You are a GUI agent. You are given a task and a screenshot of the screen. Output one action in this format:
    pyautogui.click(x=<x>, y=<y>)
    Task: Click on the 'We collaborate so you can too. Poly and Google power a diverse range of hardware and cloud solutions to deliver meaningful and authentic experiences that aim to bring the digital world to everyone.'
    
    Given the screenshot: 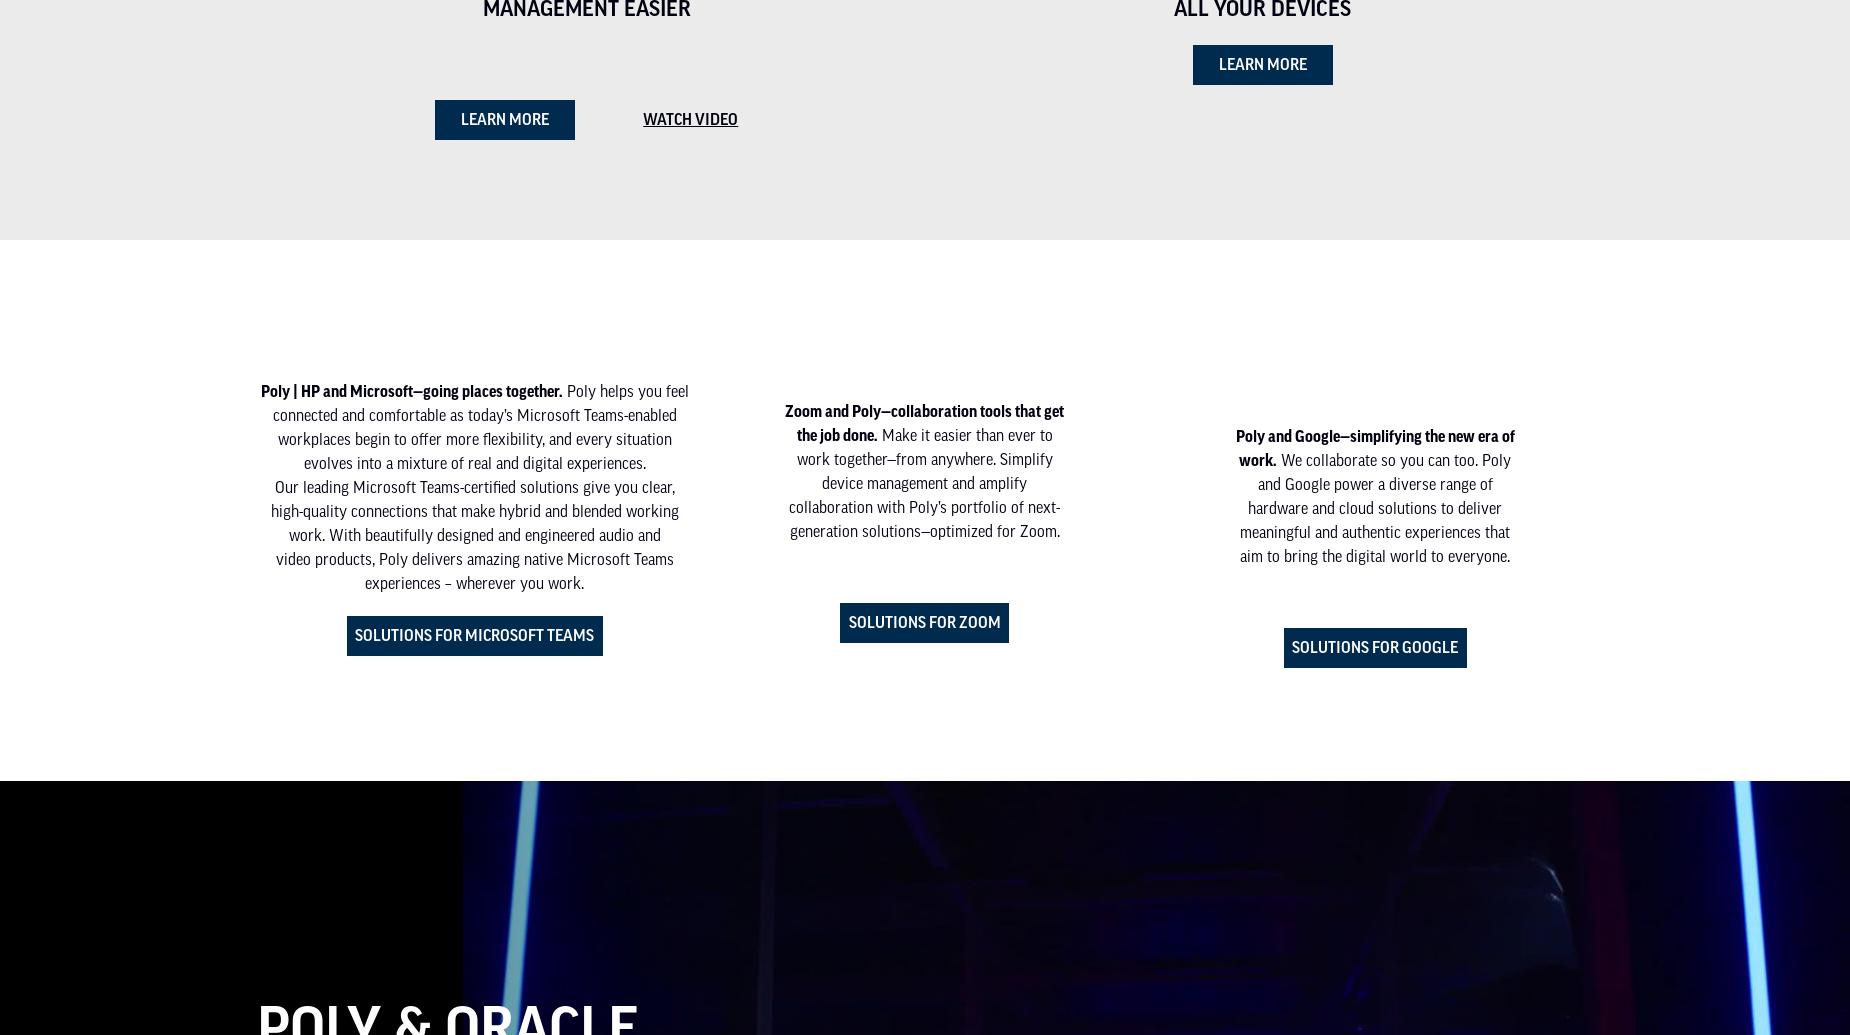 What is the action you would take?
    pyautogui.click(x=1239, y=507)
    